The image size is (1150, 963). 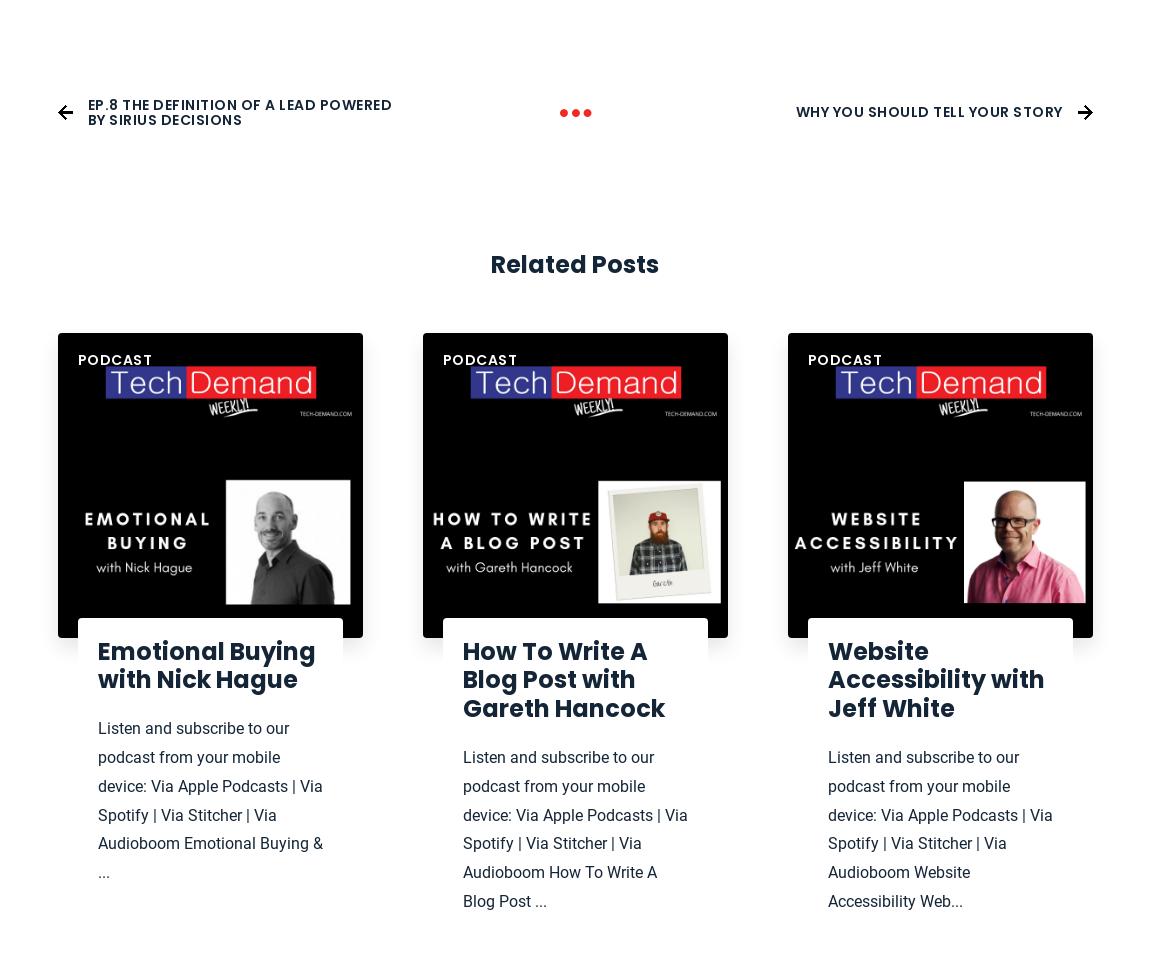 What do you see at coordinates (208, 799) in the screenshot?
I see `'Listen and subscribe to our podcast from your mobile device:
Via Apple Podcasts | Via Spotify | Via Stitcher | Via Audioboom
Emotional Buying & ...'` at bounding box center [208, 799].